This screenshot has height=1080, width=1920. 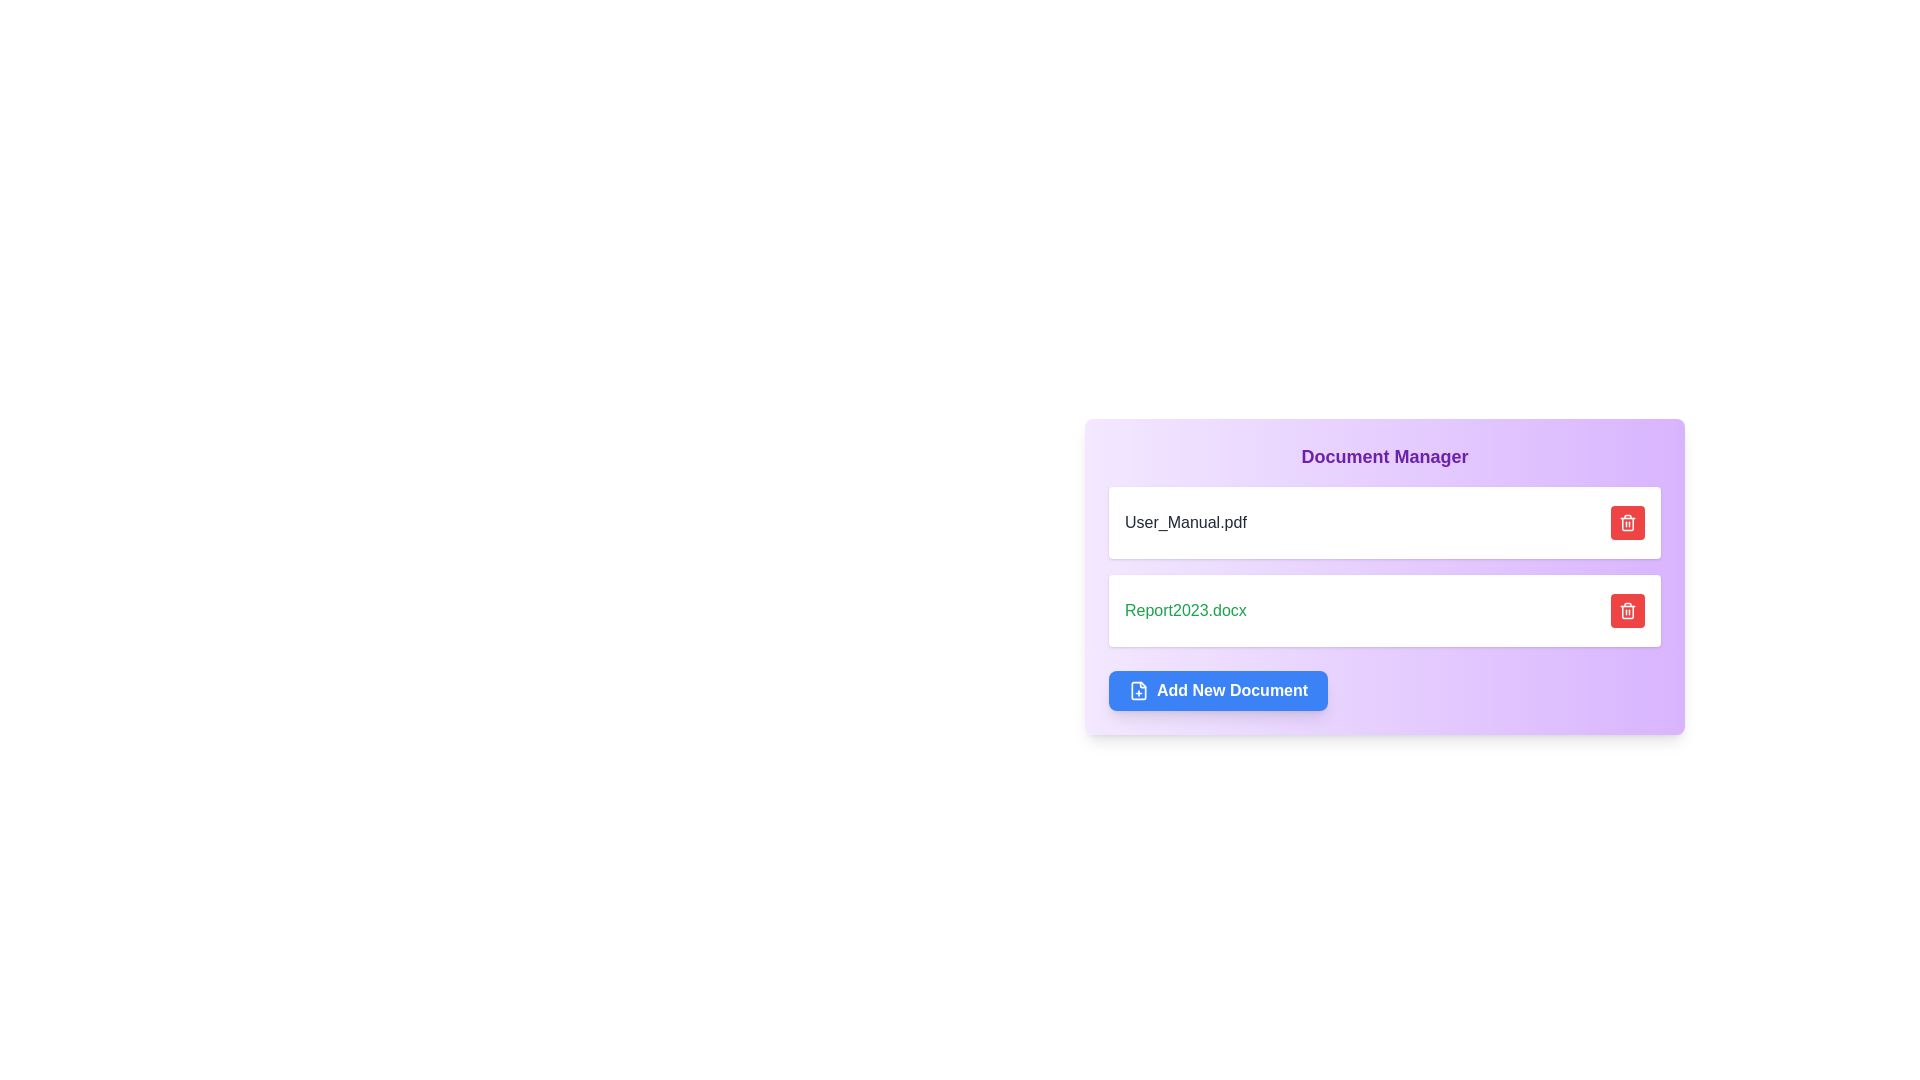 What do you see at coordinates (1627, 609) in the screenshot?
I see `the red rounded rectangular button with a trash can icon in the 'Document Manager' to trigger the tooltip` at bounding box center [1627, 609].